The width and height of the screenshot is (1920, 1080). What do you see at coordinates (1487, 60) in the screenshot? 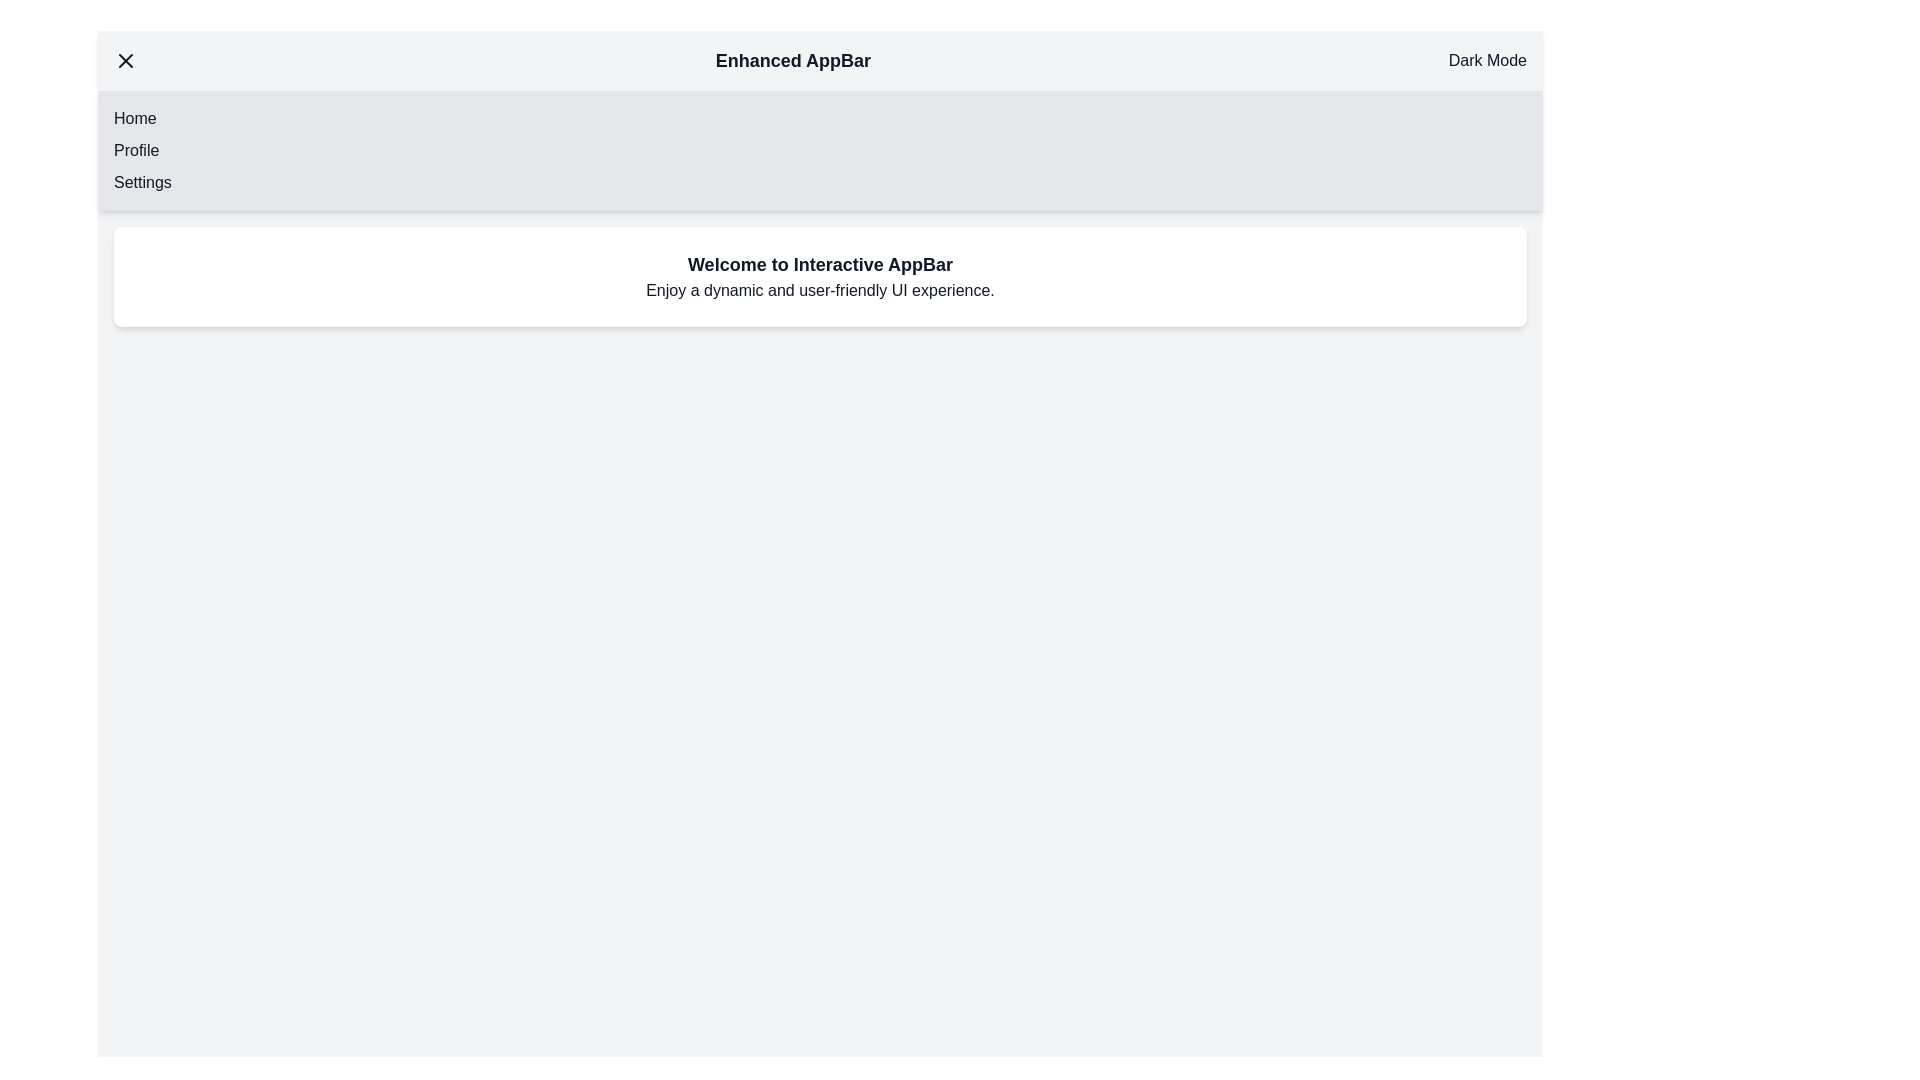
I see `the 'Dark Mode' button to toggle between light and dark modes` at bounding box center [1487, 60].